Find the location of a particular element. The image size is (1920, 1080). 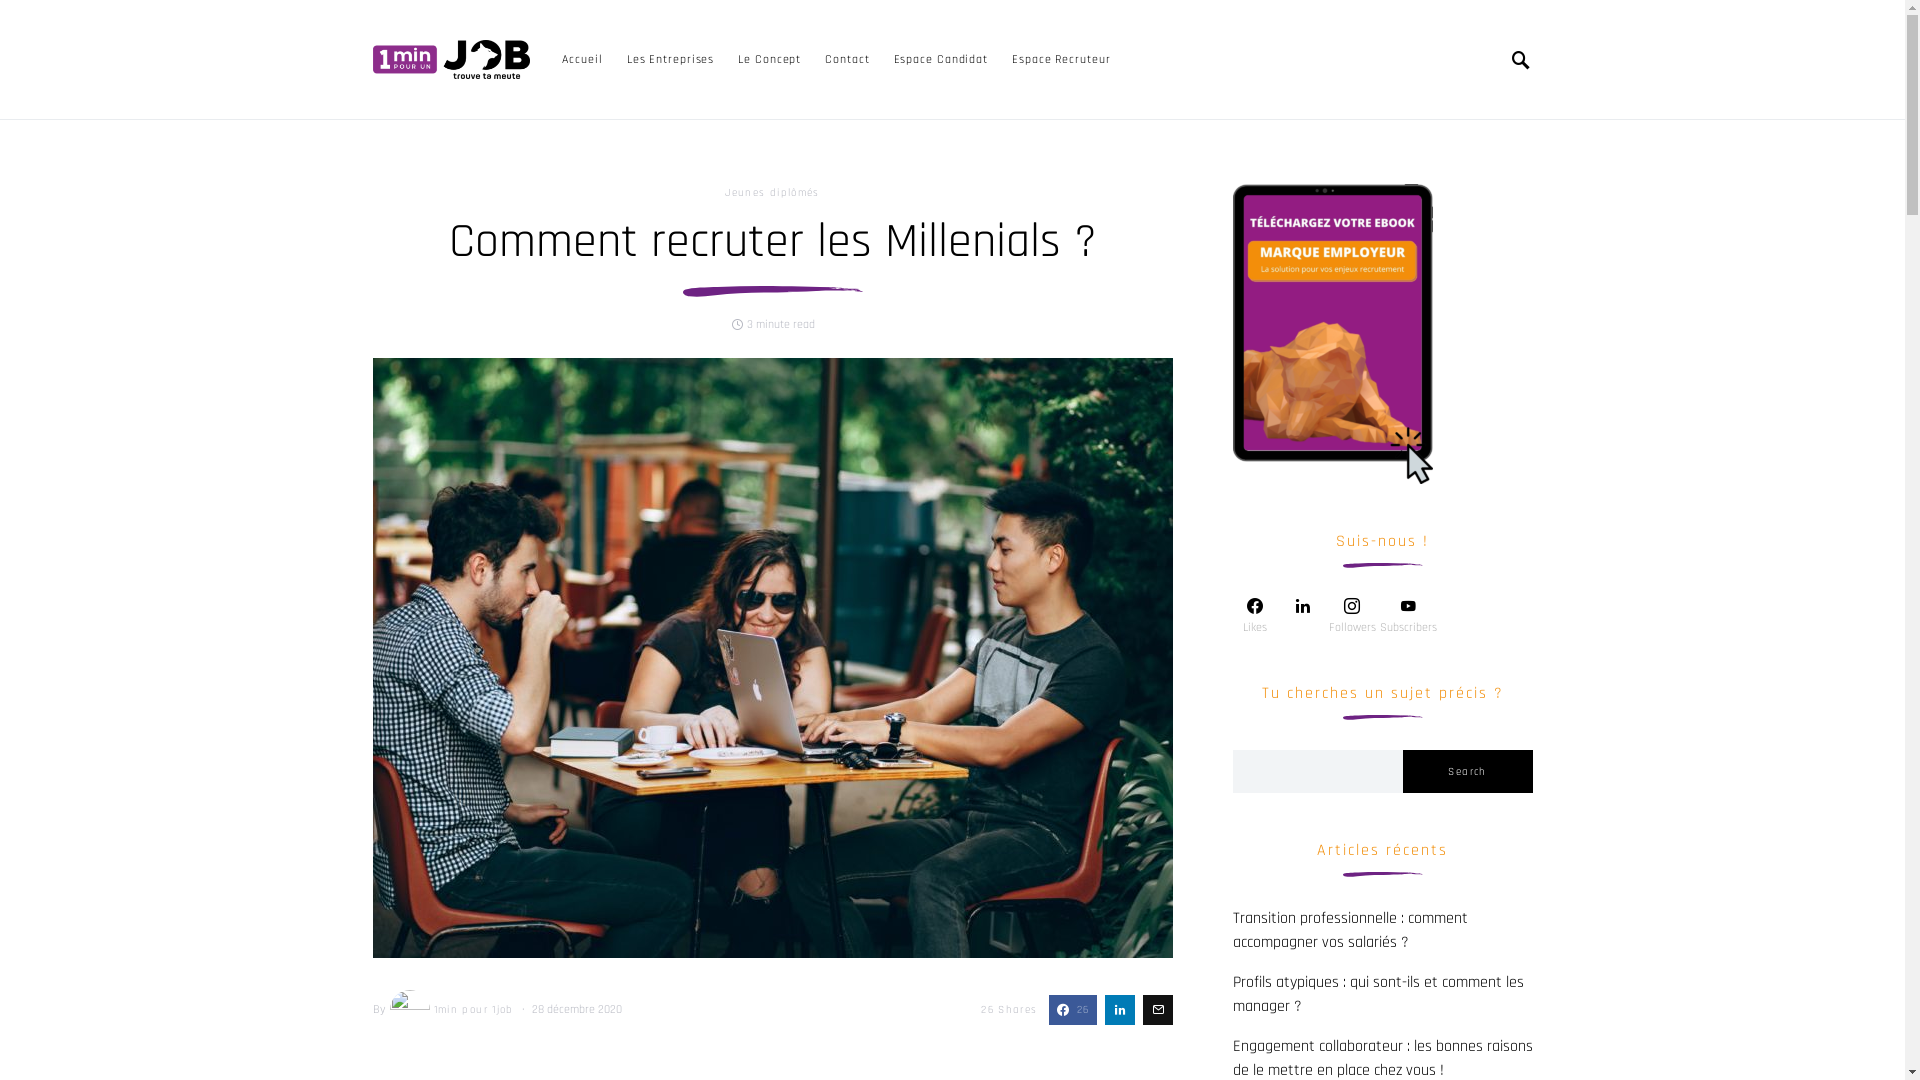

'Contact' is located at coordinates (812, 59).